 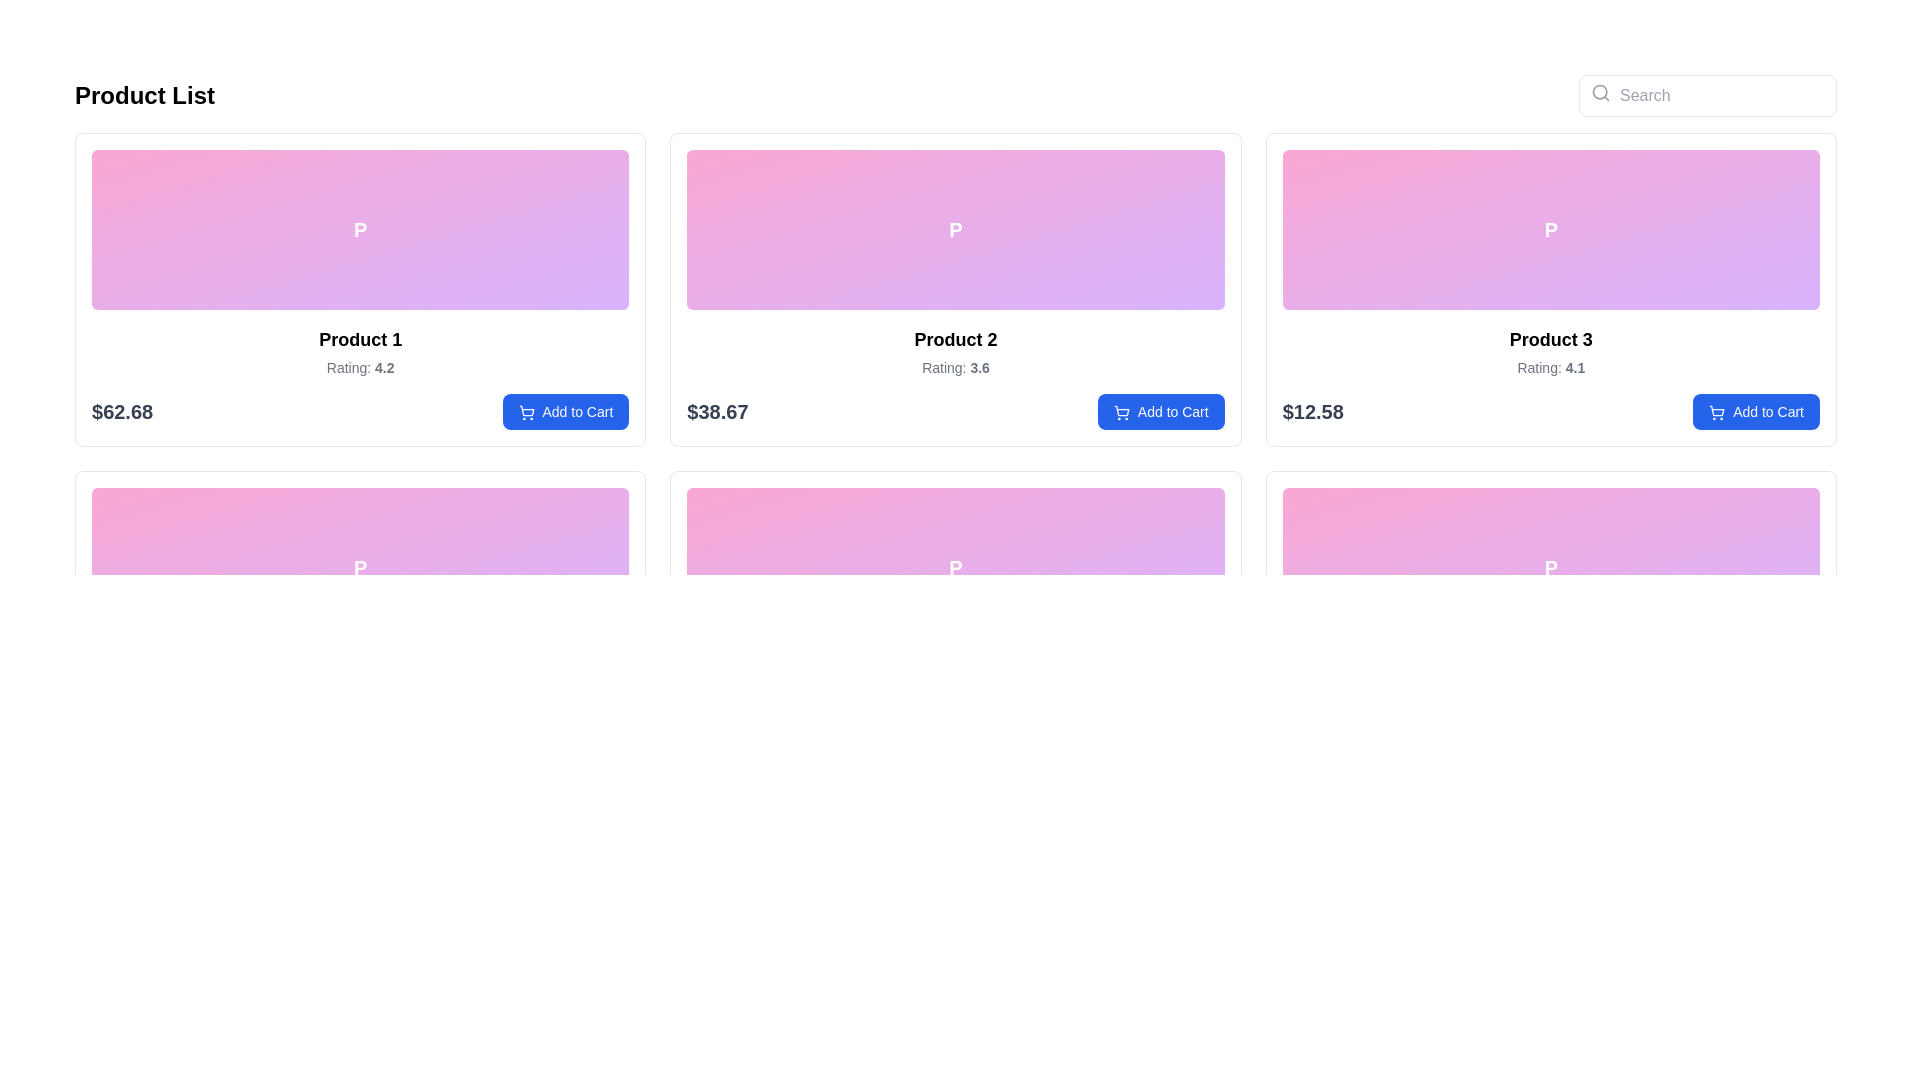 What do you see at coordinates (143, 96) in the screenshot?
I see `the bold, large text label displaying 'Product List' located at the top-left corner of the interface` at bounding box center [143, 96].